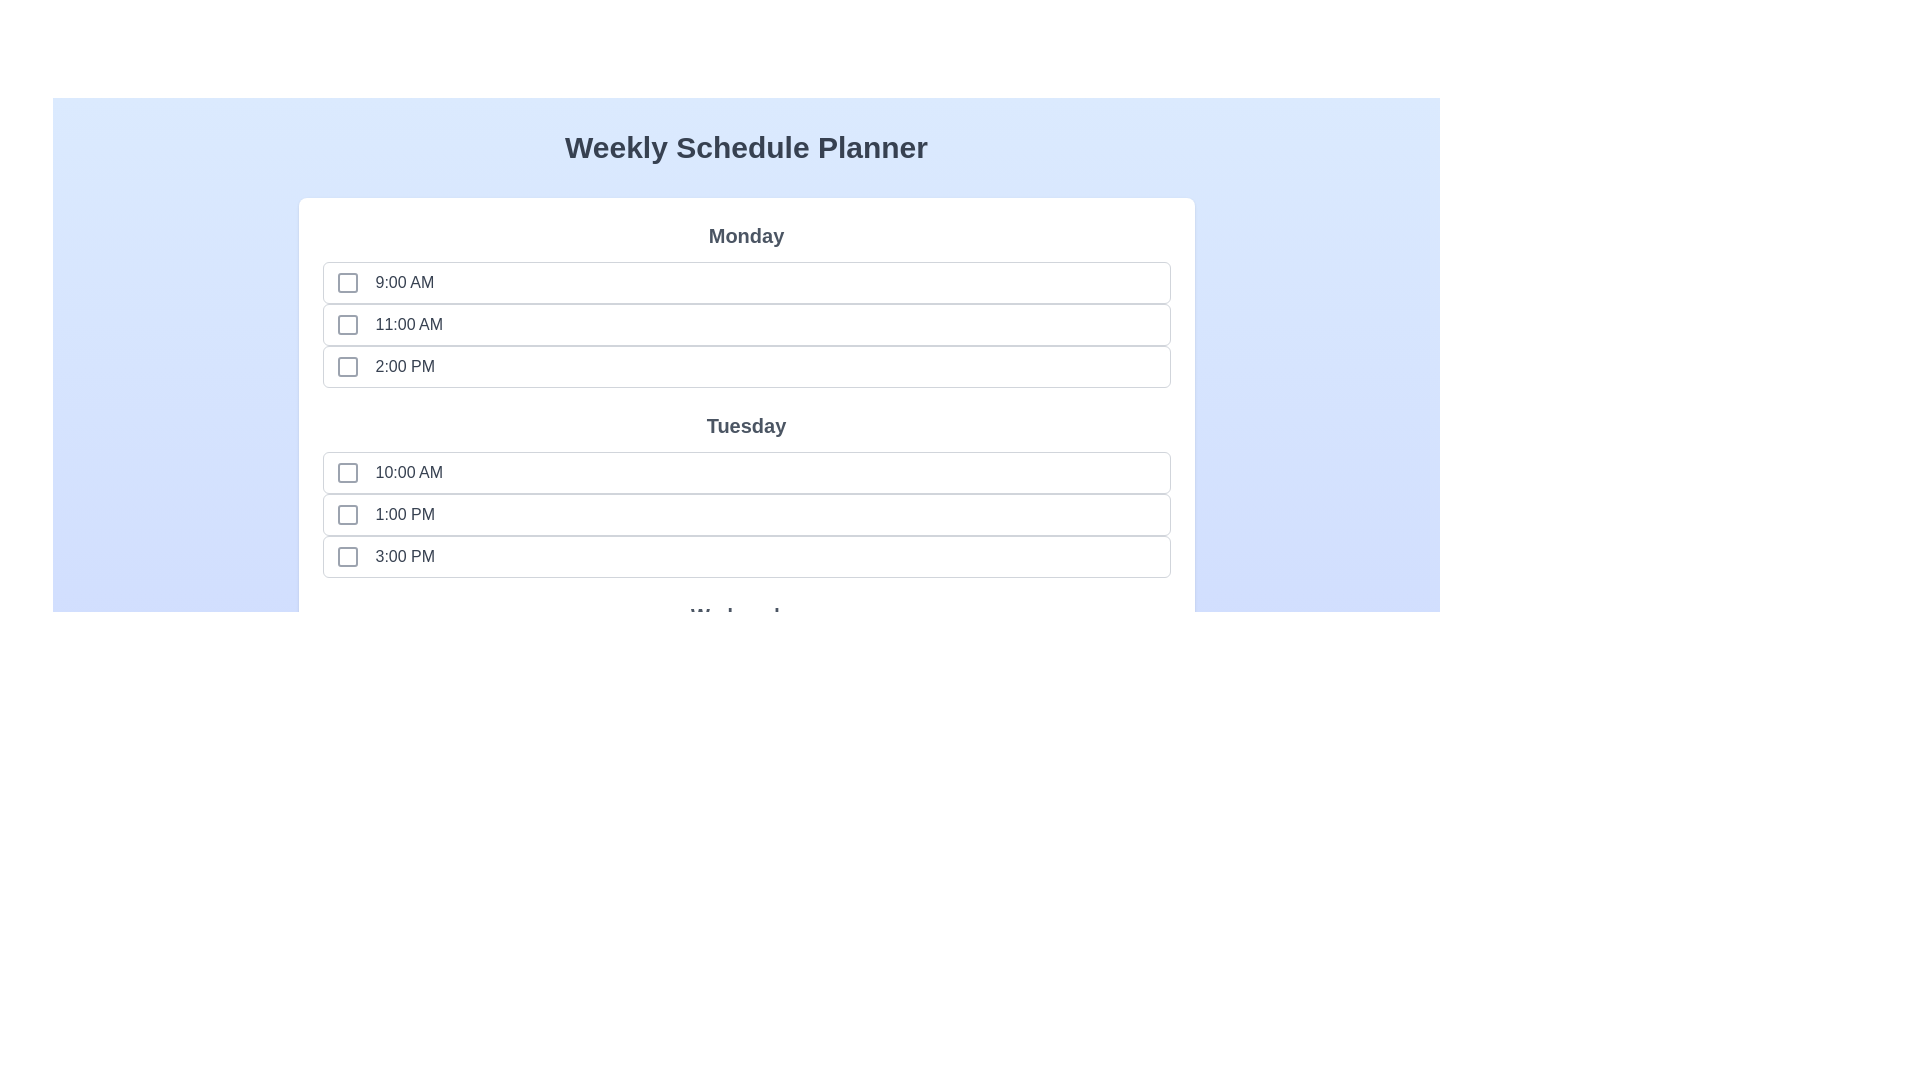 The height and width of the screenshot is (1080, 1920). Describe the element at coordinates (347, 556) in the screenshot. I see `the time slot Tuesday at 3:00 PM` at that location.